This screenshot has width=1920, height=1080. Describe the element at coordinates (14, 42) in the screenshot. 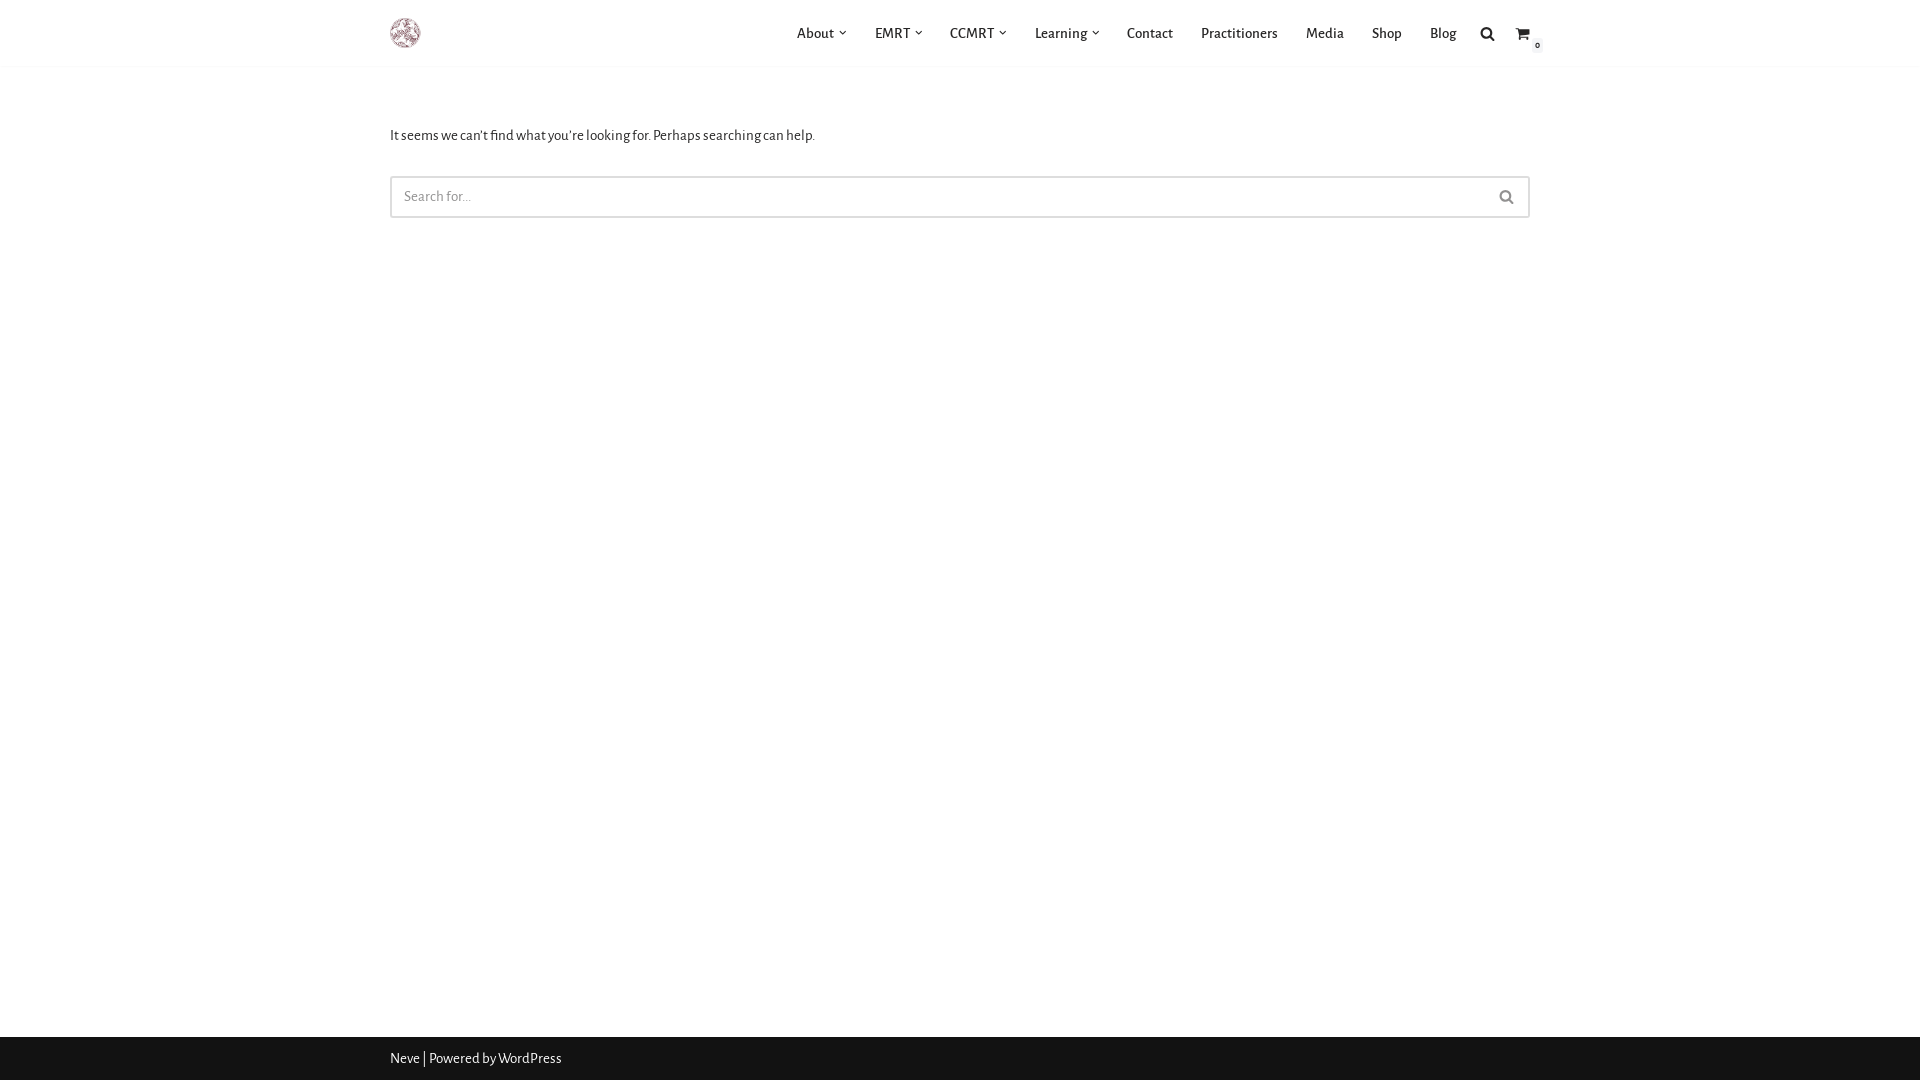

I see `'Skip to content'` at that location.